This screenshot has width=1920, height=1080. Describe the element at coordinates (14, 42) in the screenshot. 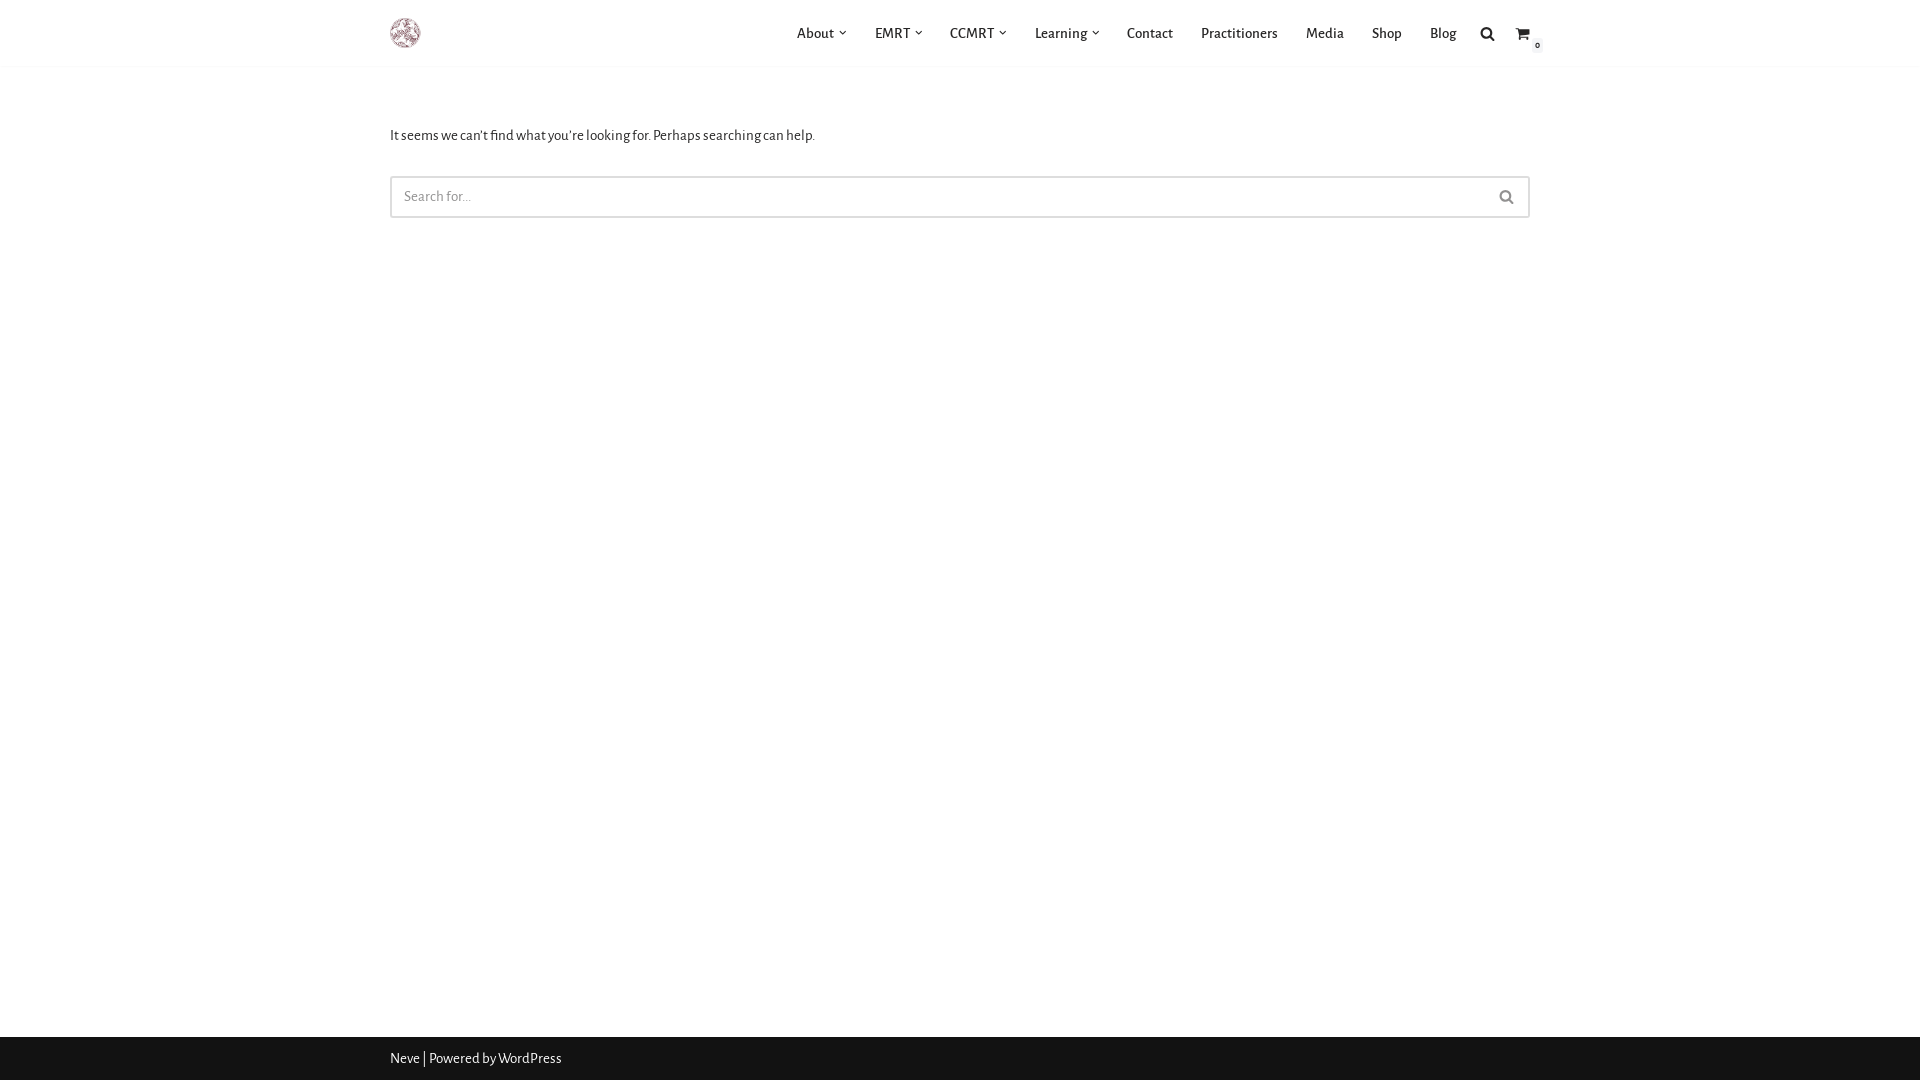

I see `'Skip to content'` at that location.